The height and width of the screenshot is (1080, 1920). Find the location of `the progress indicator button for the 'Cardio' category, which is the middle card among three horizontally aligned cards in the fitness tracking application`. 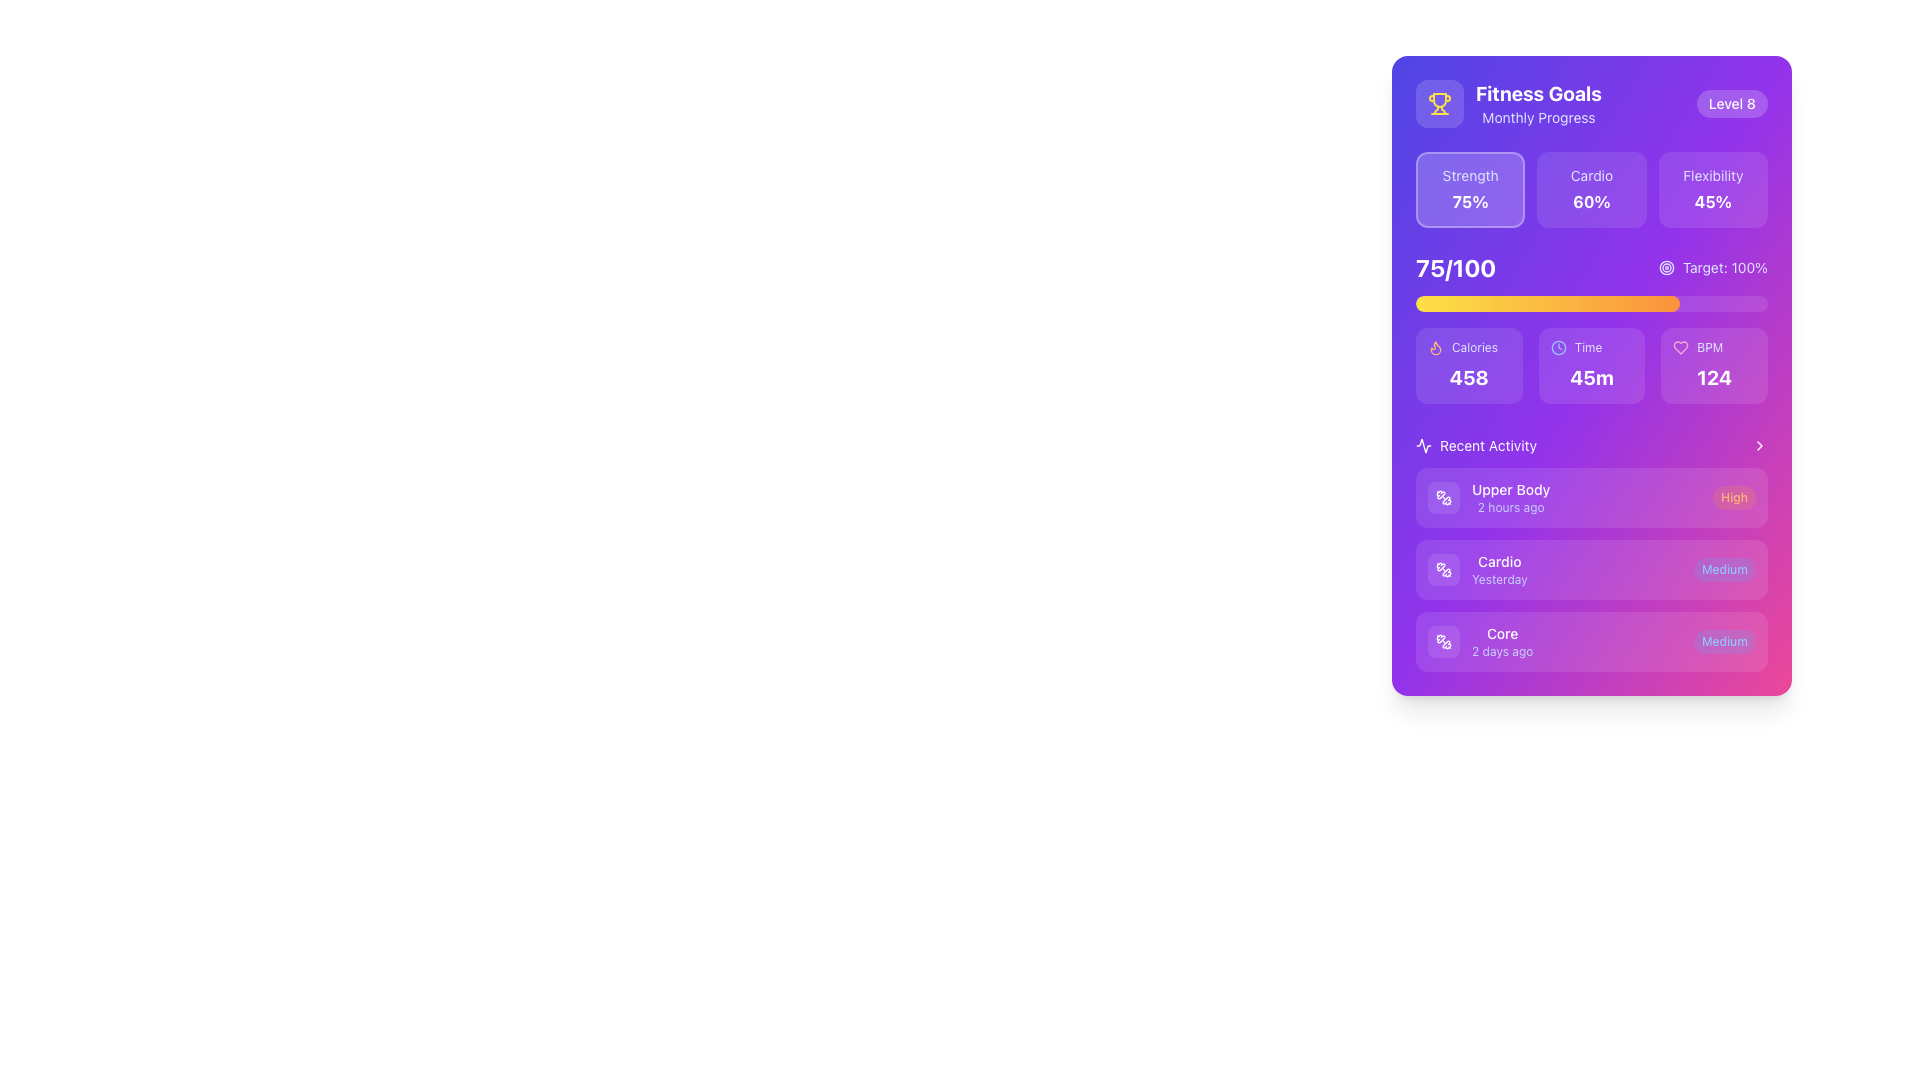

the progress indicator button for the 'Cardio' category, which is the middle card among three horizontally aligned cards in the fitness tracking application is located at coordinates (1589, 189).